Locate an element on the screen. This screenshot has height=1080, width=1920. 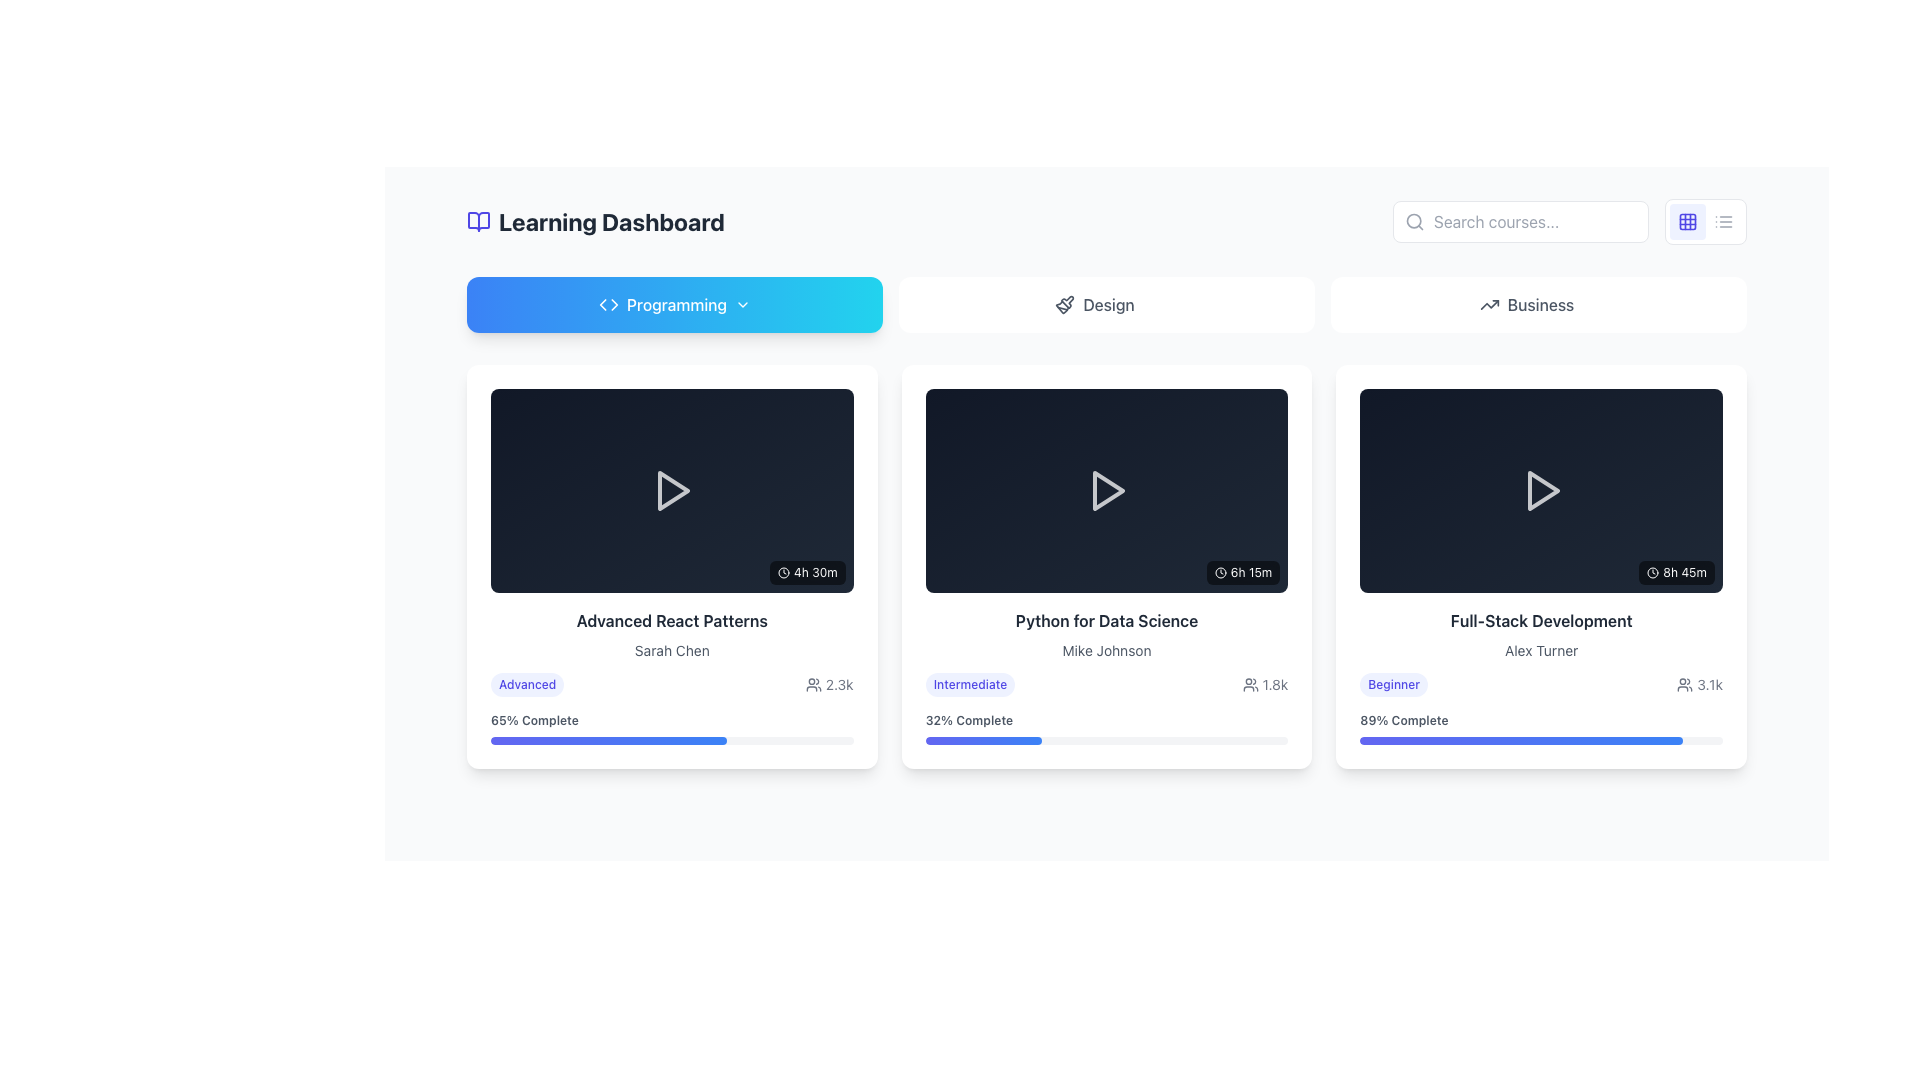
the interactive media play button located at the center of the video thumbnail area for 'Advanced React Patterns' is located at coordinates (672, 490).